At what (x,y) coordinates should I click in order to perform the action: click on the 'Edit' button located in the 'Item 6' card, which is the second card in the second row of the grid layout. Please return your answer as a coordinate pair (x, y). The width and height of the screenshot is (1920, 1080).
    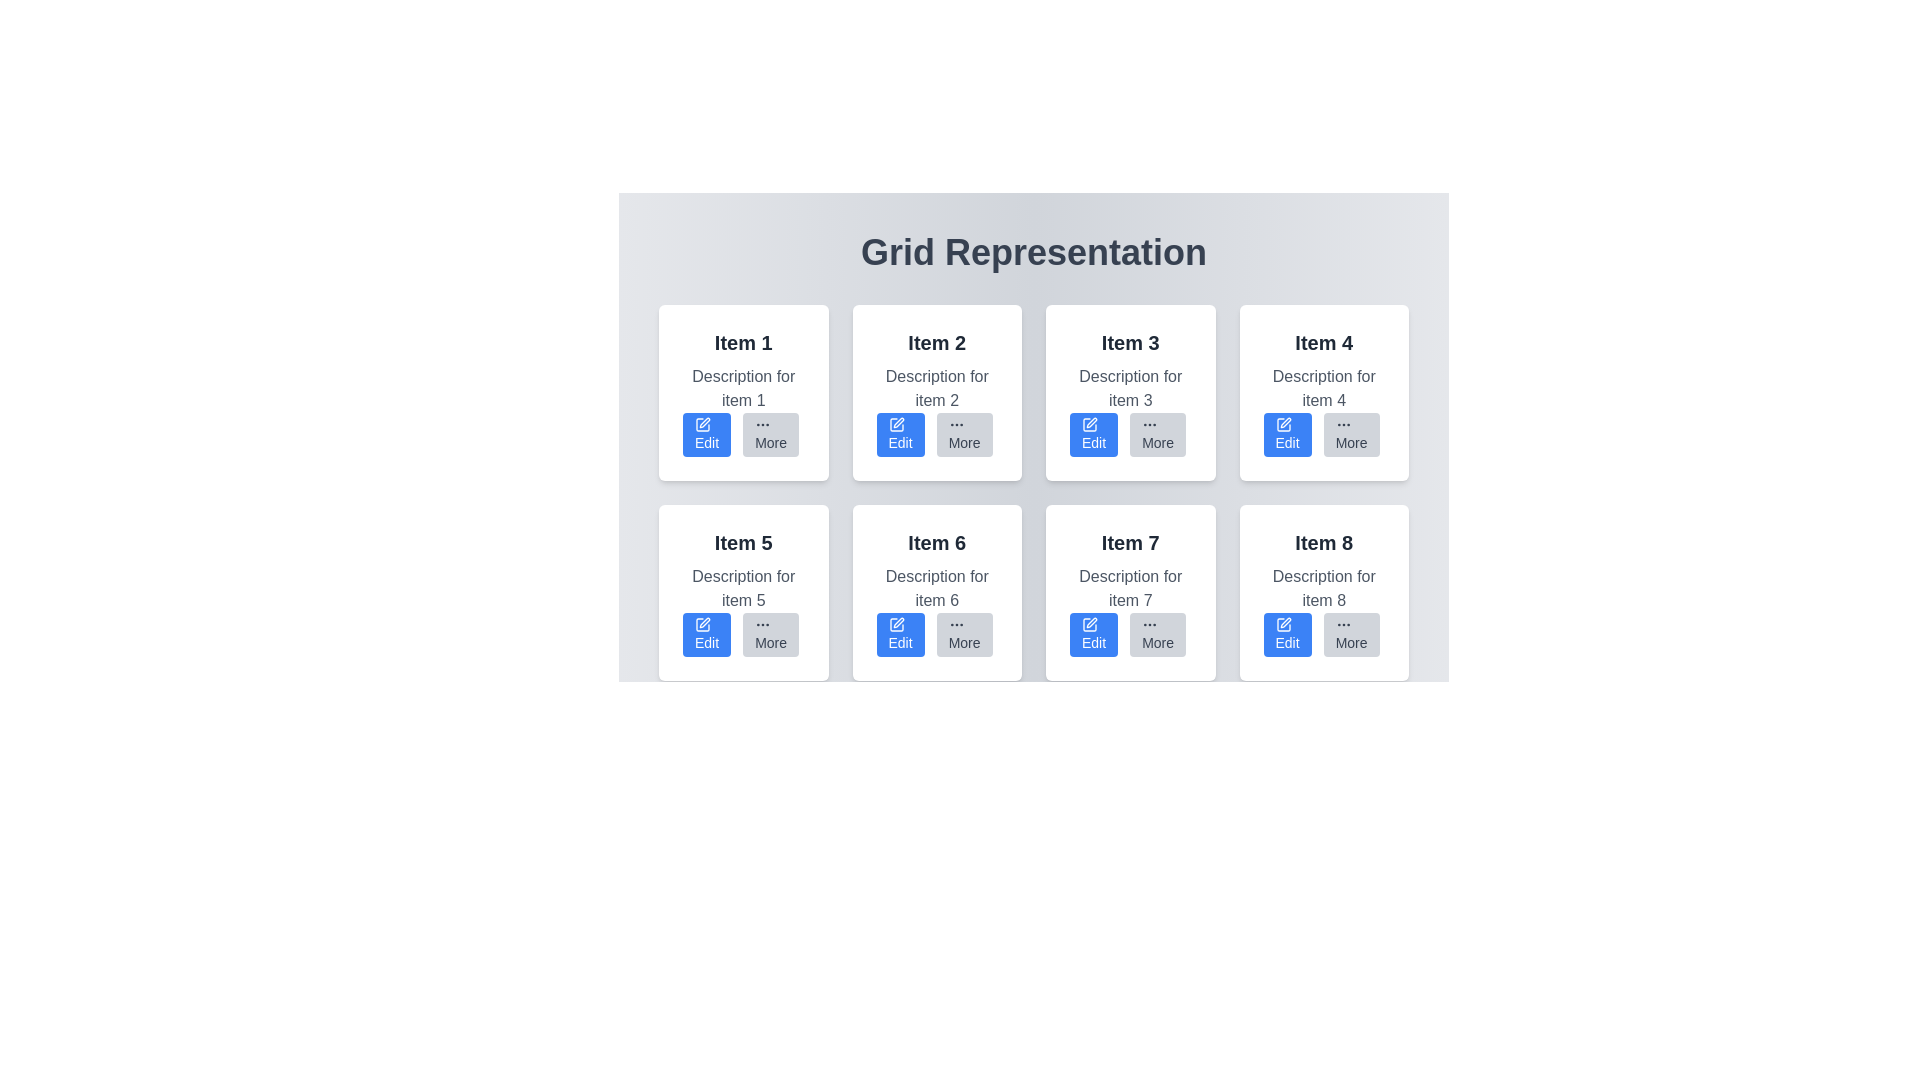
    Looking at the image, I should click on (1088, 825).